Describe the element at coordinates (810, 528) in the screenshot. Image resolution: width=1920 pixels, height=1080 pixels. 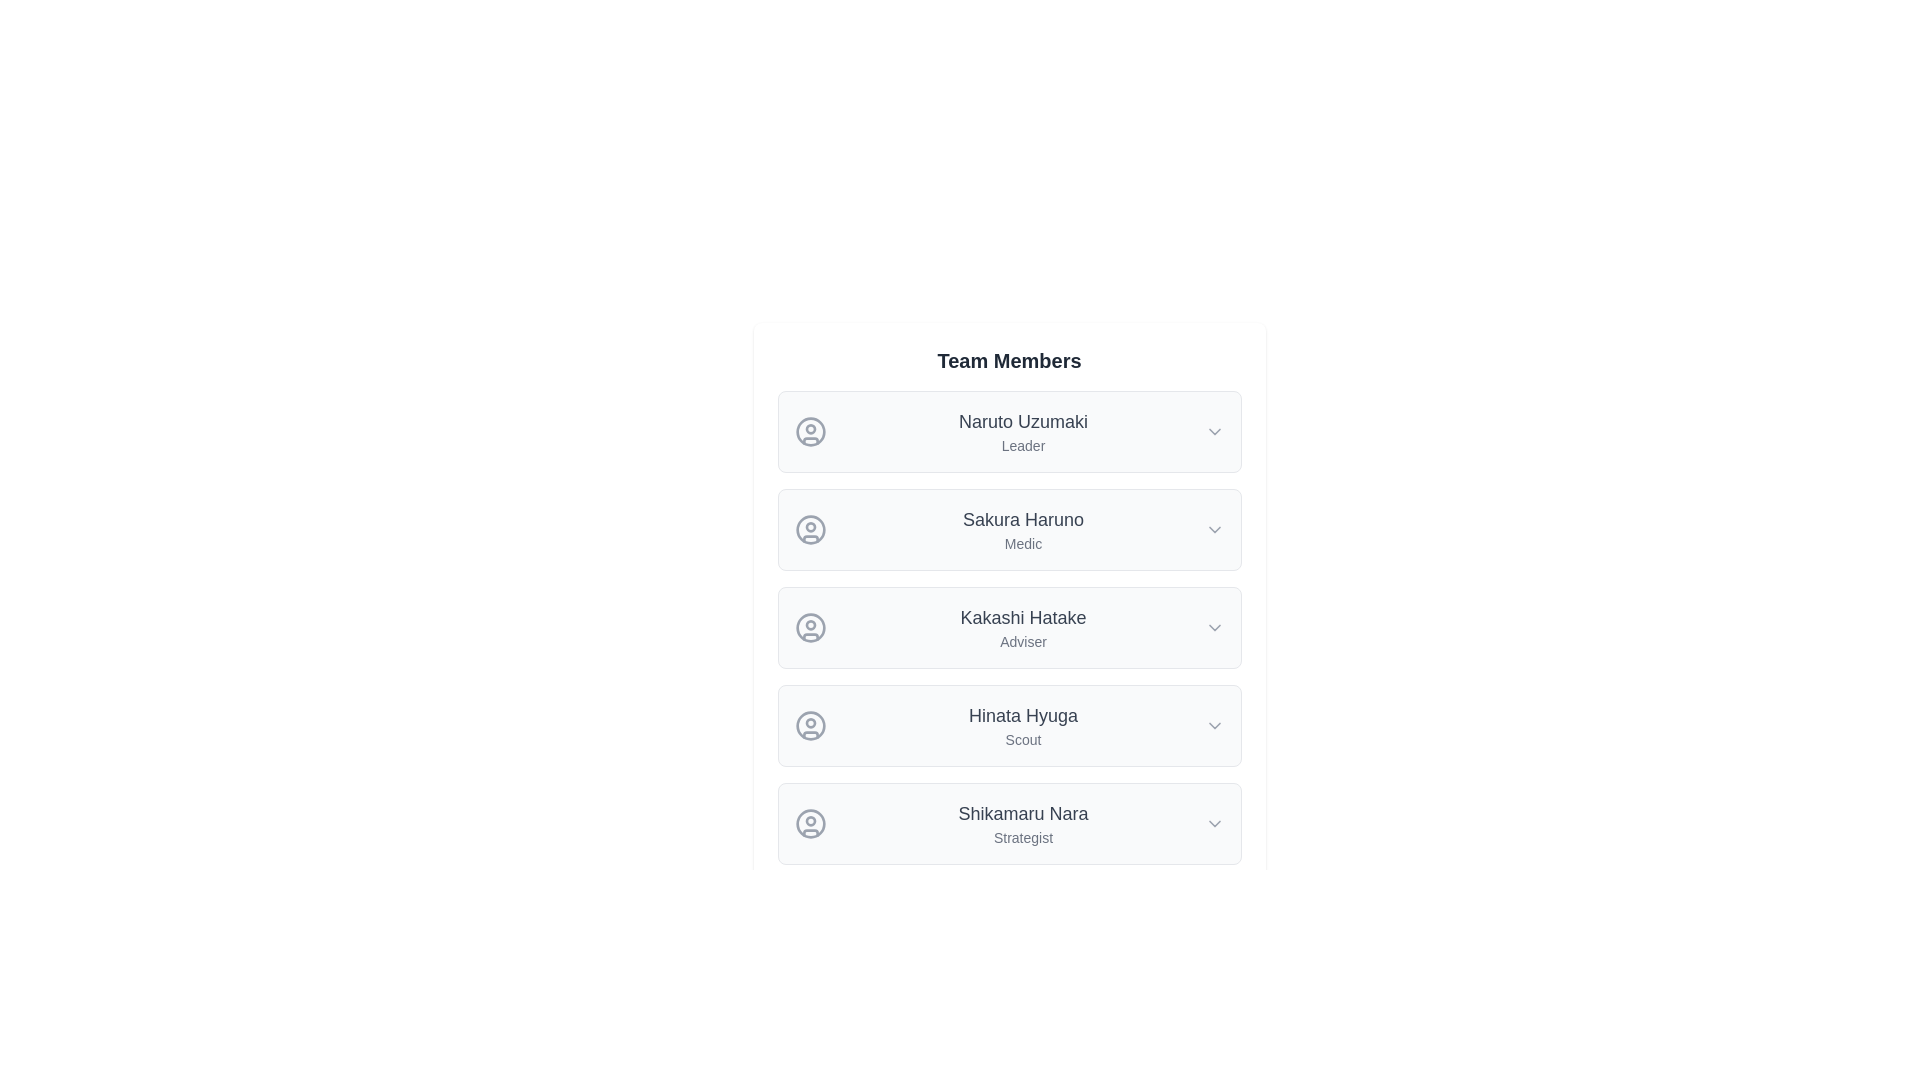
I see `the outer circular graphical element of the user profile icon, which is located in the second row of the vertically stacked list interface next to the label 'Sakura Haruno'` at that location.